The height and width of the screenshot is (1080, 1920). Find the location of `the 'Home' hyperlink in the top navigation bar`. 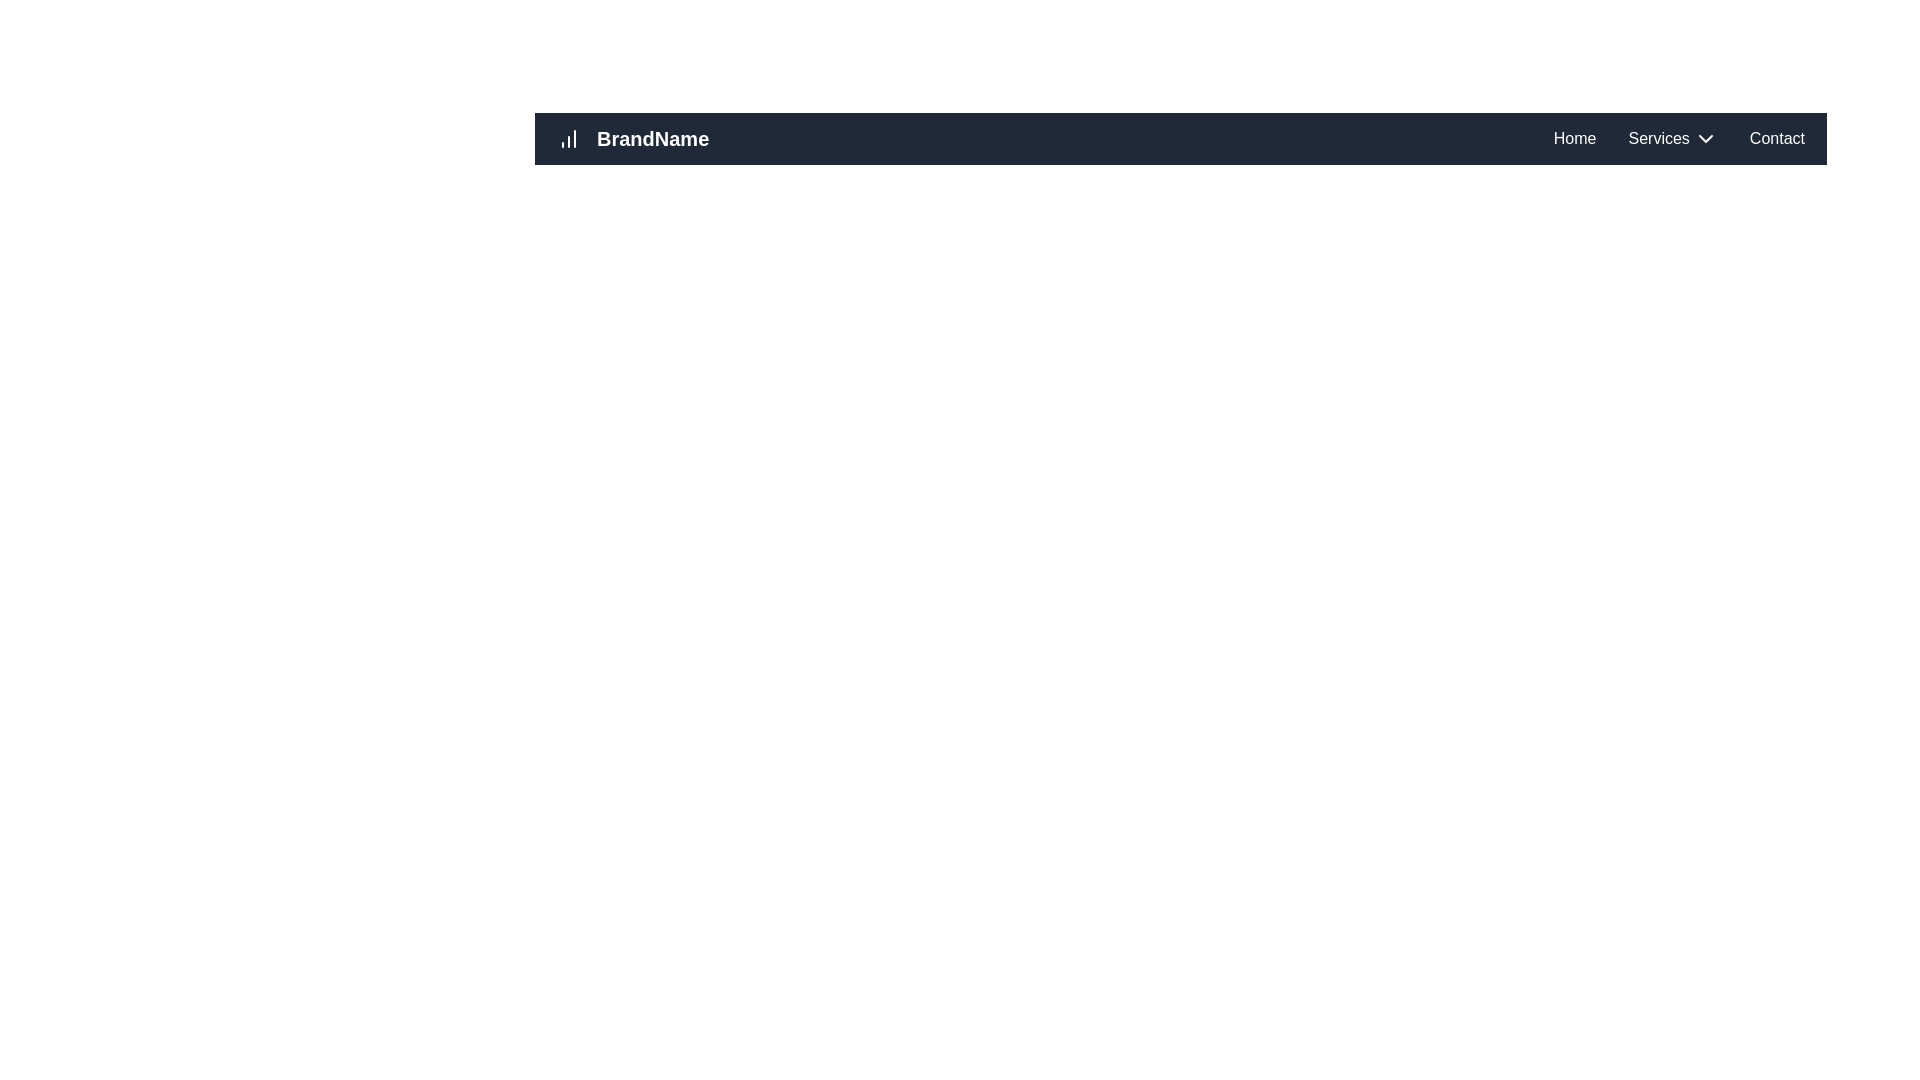

the 'Home' hyperlink in the top navigation bar is located at coordinates (1574, 137).